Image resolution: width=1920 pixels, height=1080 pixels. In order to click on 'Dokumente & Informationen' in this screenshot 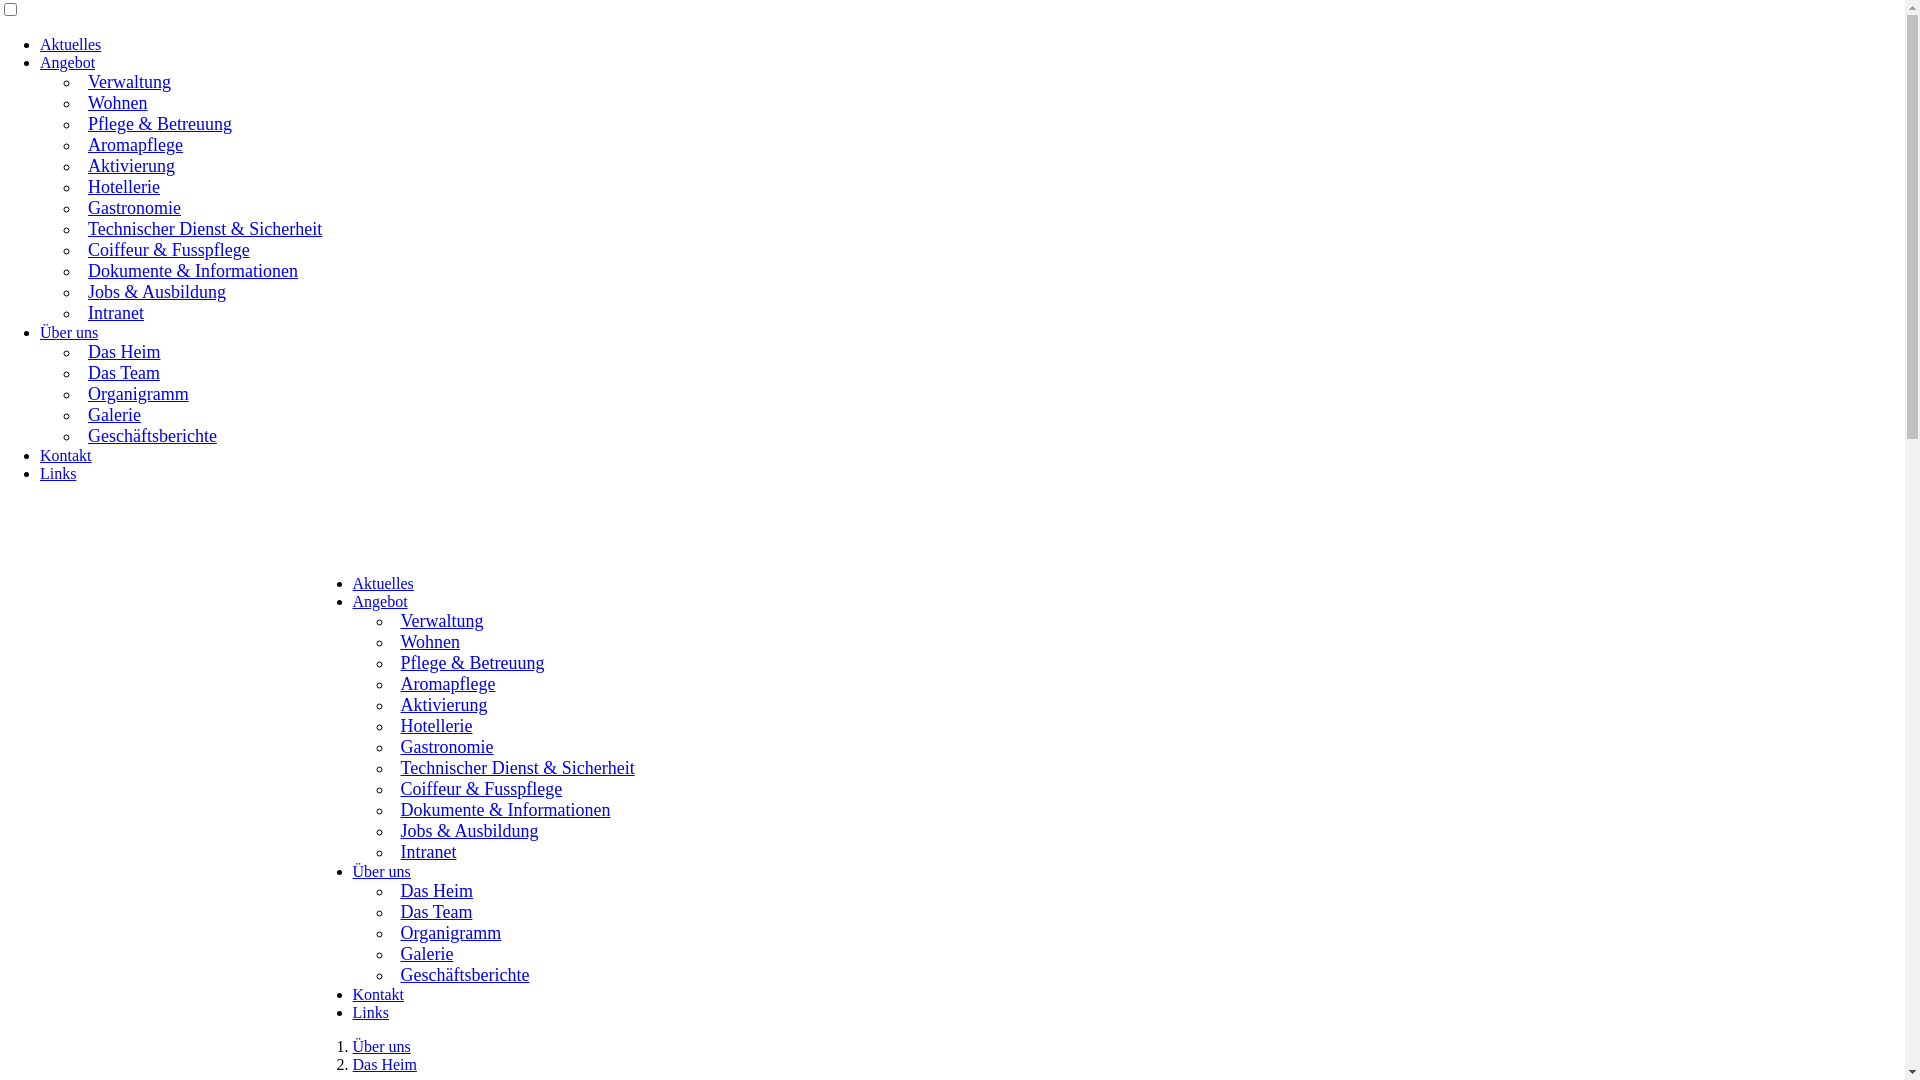, I will do `click(191, 268)`.